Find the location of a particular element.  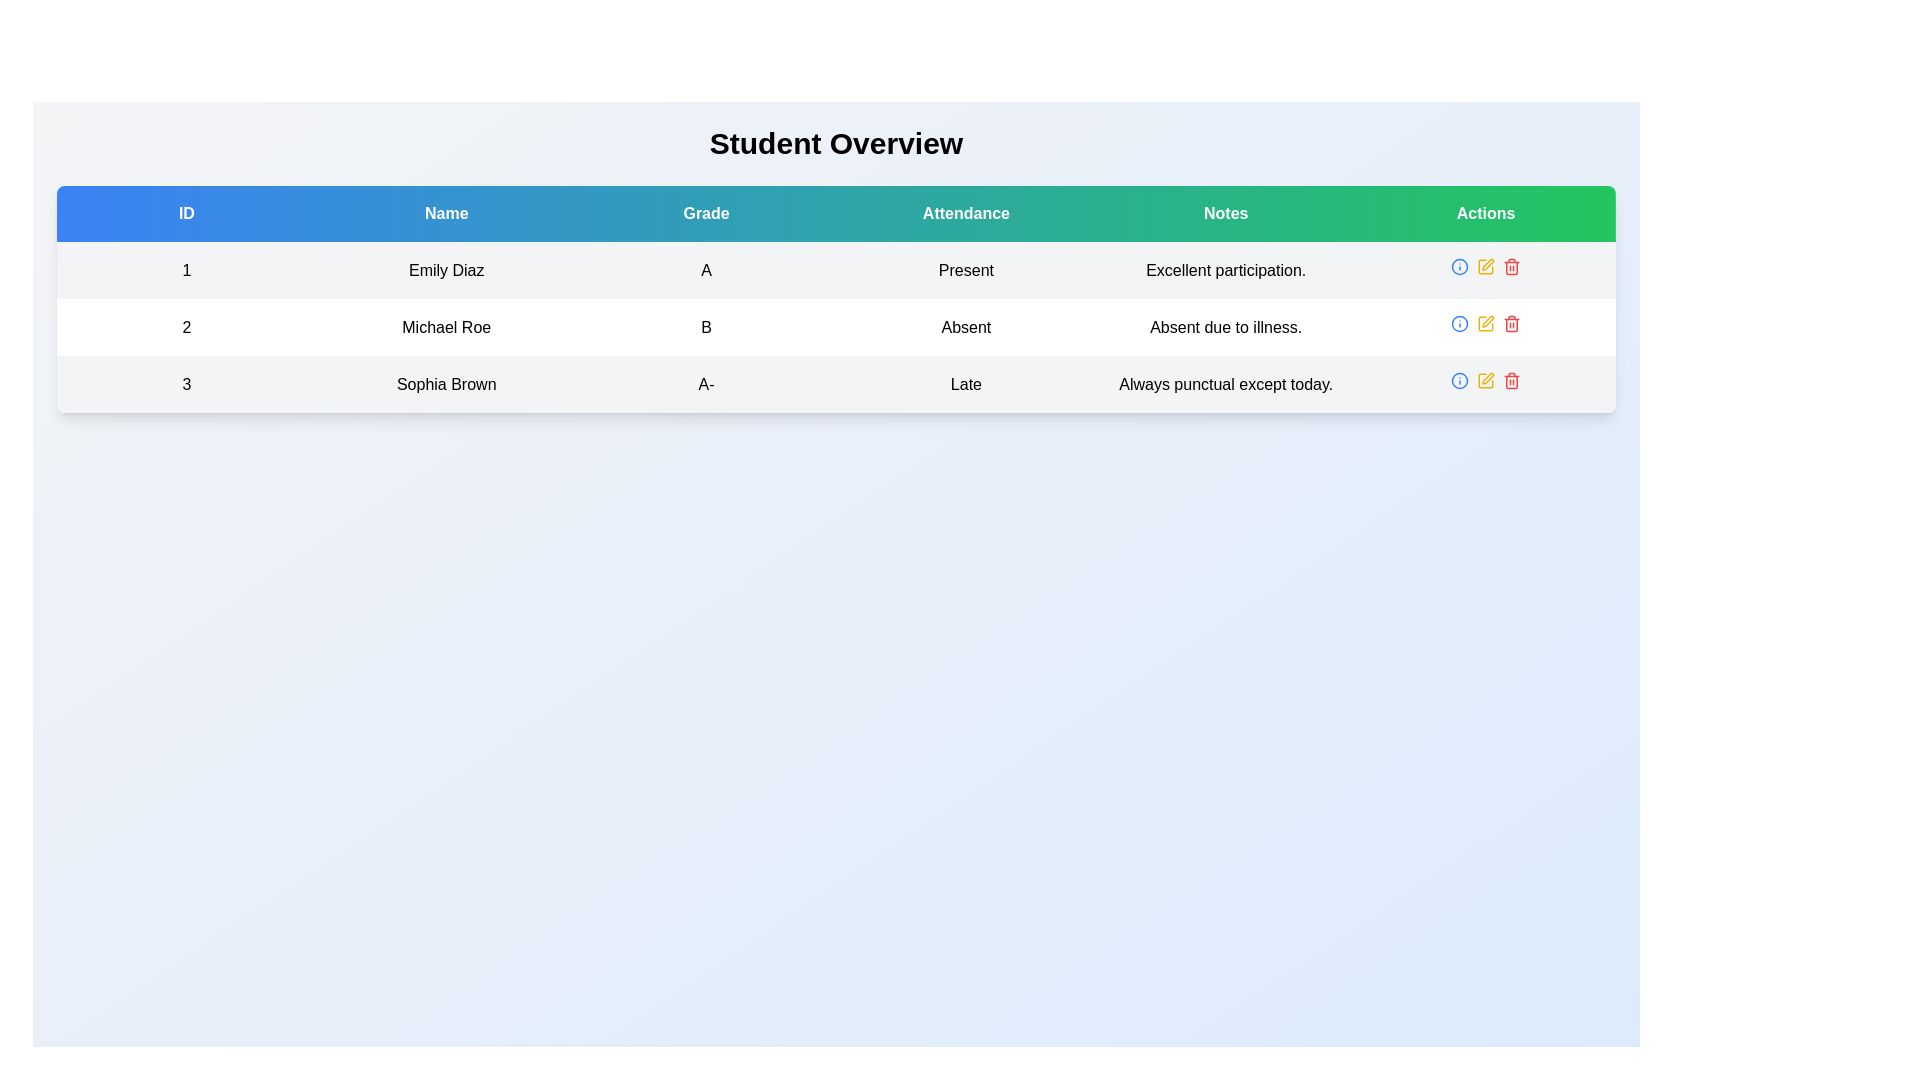

the delete button located in the 'Actions' column of the table at the rightmost side of the interface is located at coordinates (1512, 381).